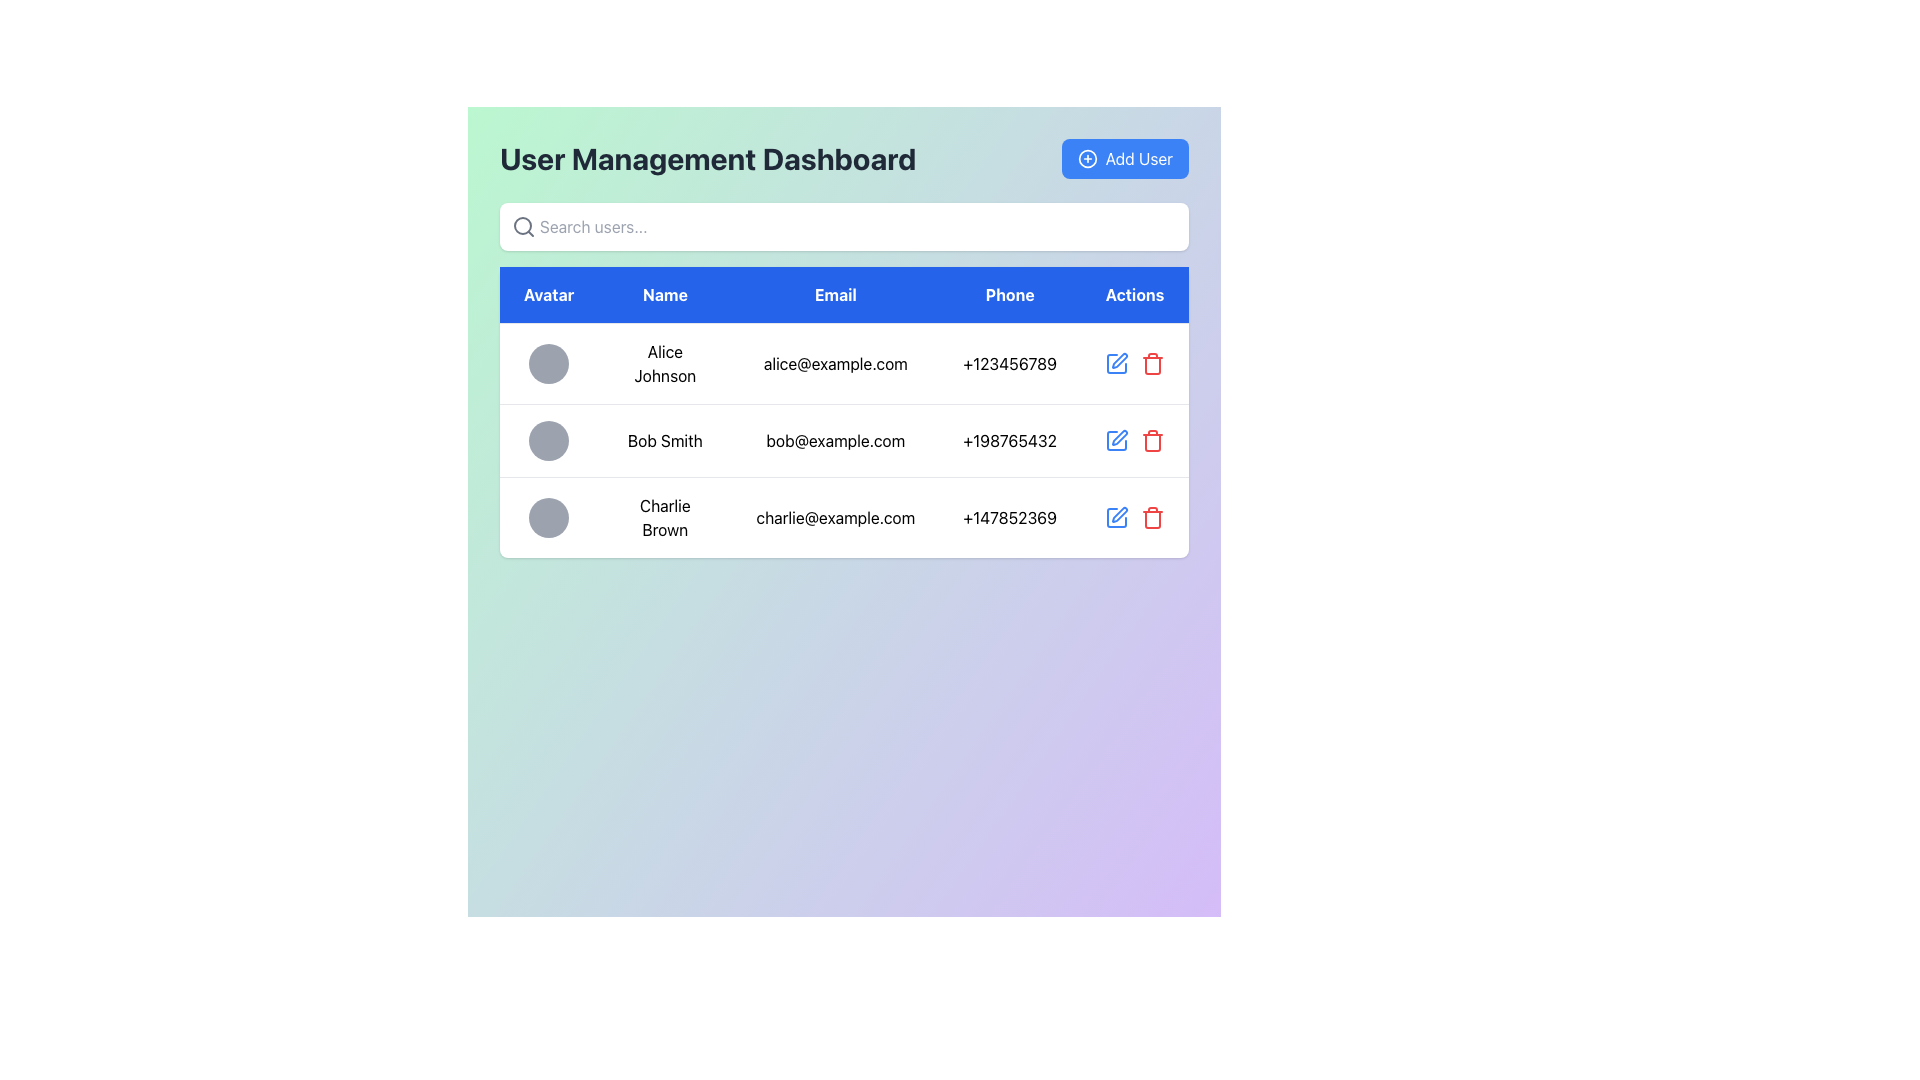 The width and height of the screenshot is (1920, 1080). I want to click on the text display element showing the phone number '+123456789' for user 'Alice Johnson' located in the fourth column of the first row of the user details table, so click(1010, 363).